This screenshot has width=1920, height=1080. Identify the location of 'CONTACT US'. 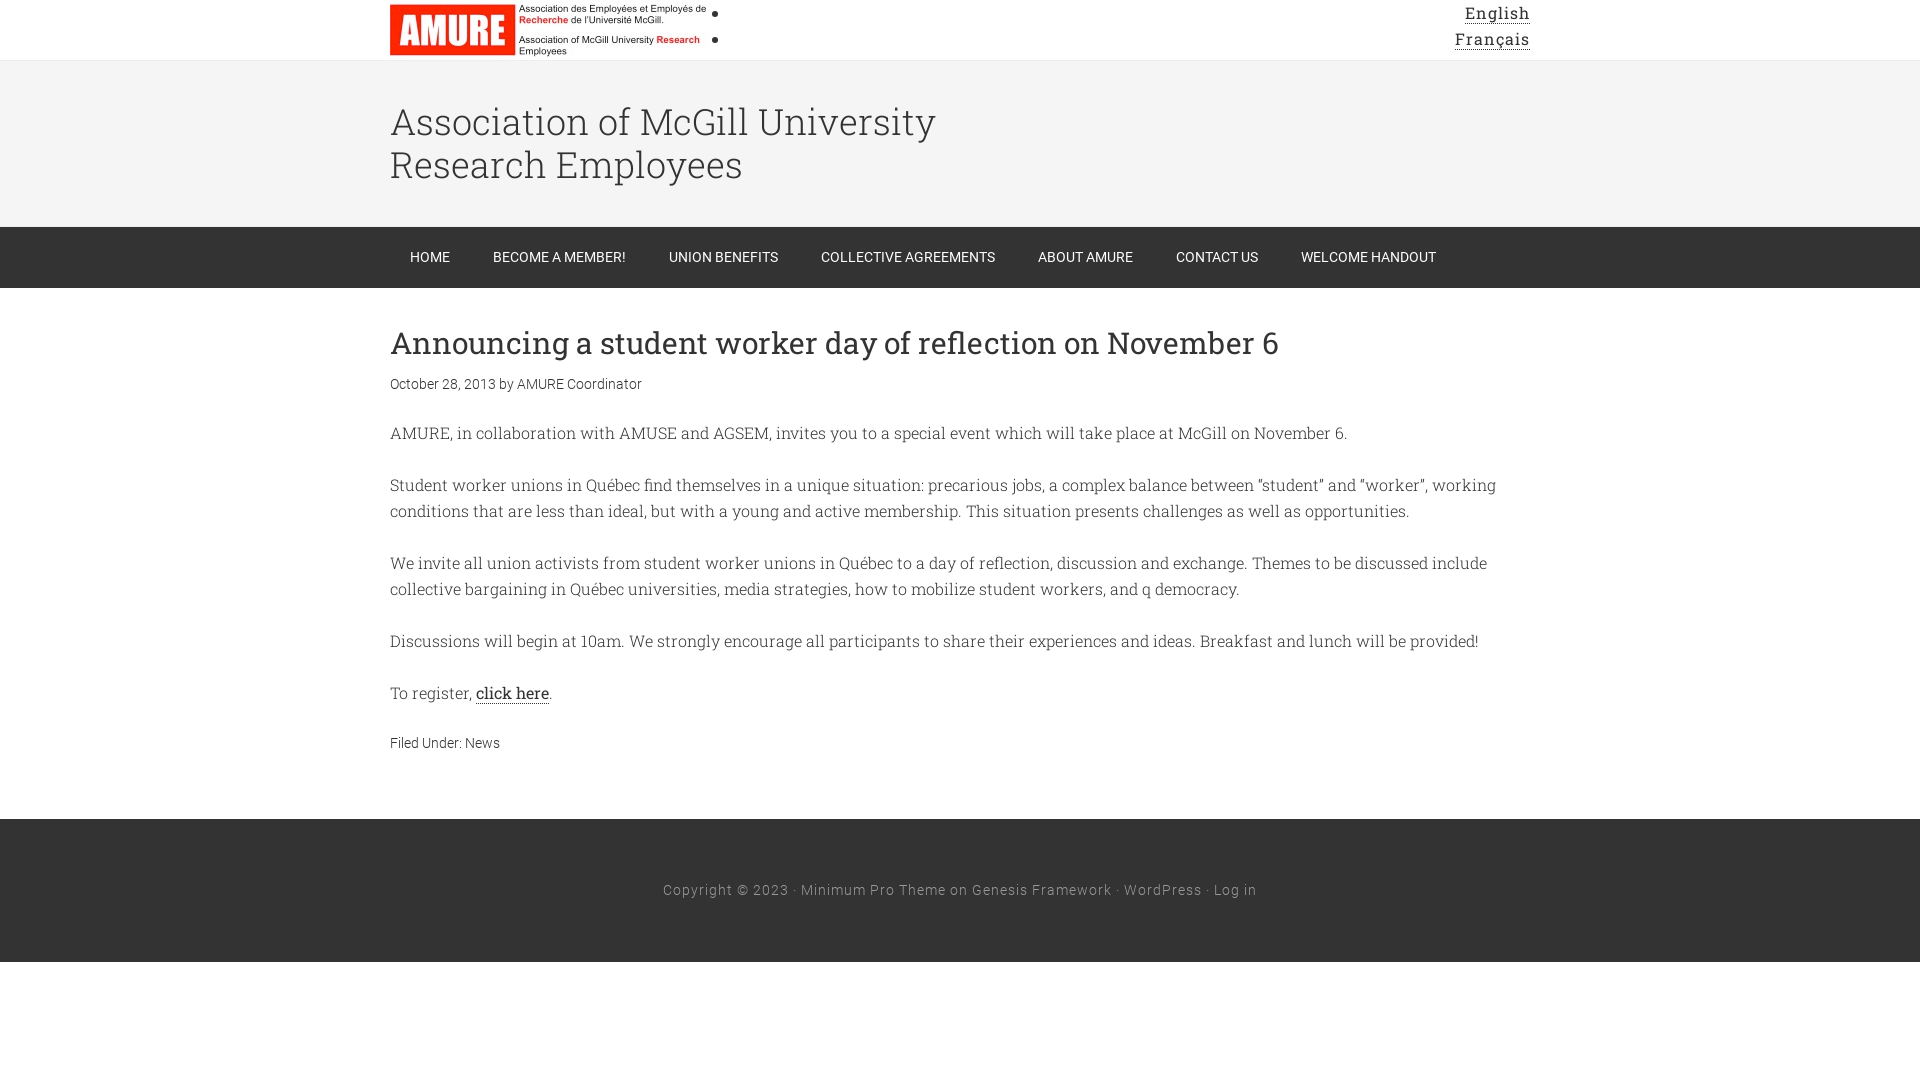
(1156, 256).